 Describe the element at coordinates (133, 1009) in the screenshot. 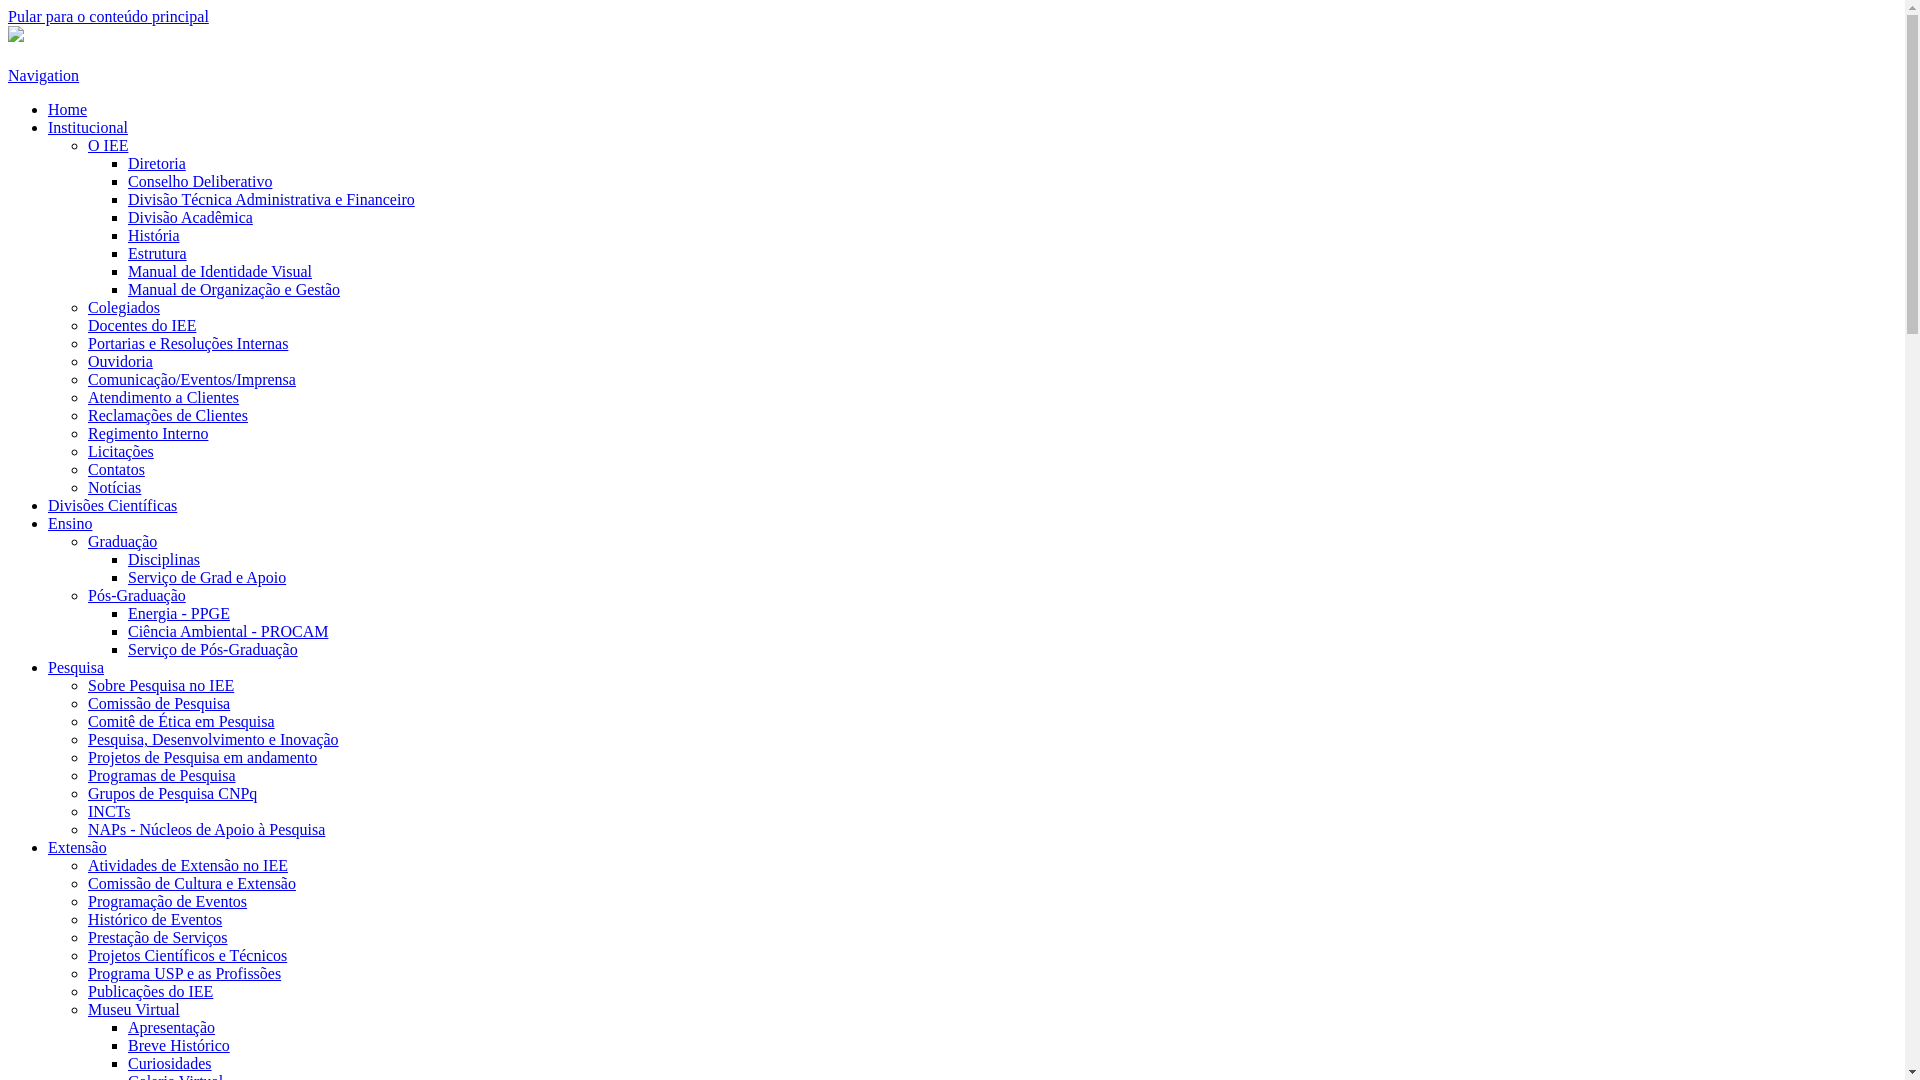

I see `'Museu Virtual'` at that location.